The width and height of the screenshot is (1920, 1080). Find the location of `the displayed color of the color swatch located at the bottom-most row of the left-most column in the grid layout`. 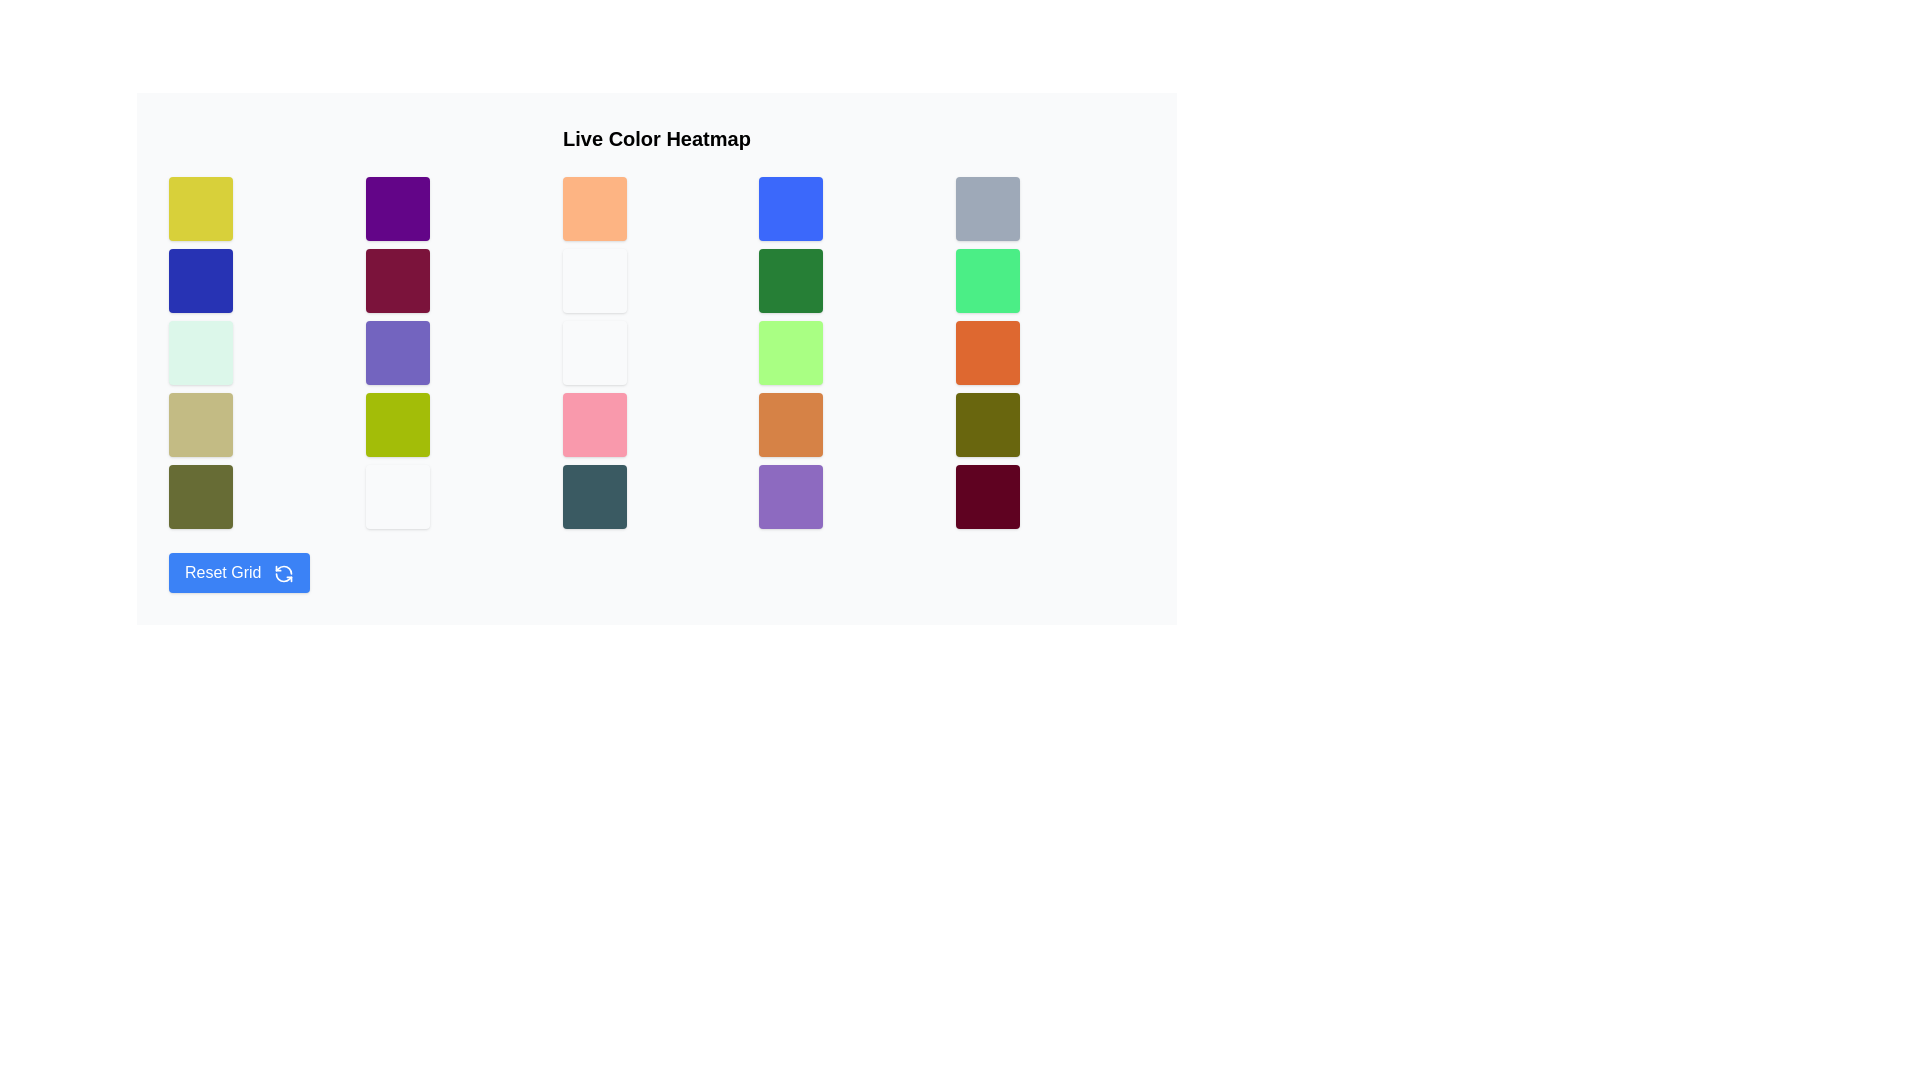

the displayed color of the color swatch located at the bottom-most row of the left-most column in the grid layout is located at coordinates (201, 496).